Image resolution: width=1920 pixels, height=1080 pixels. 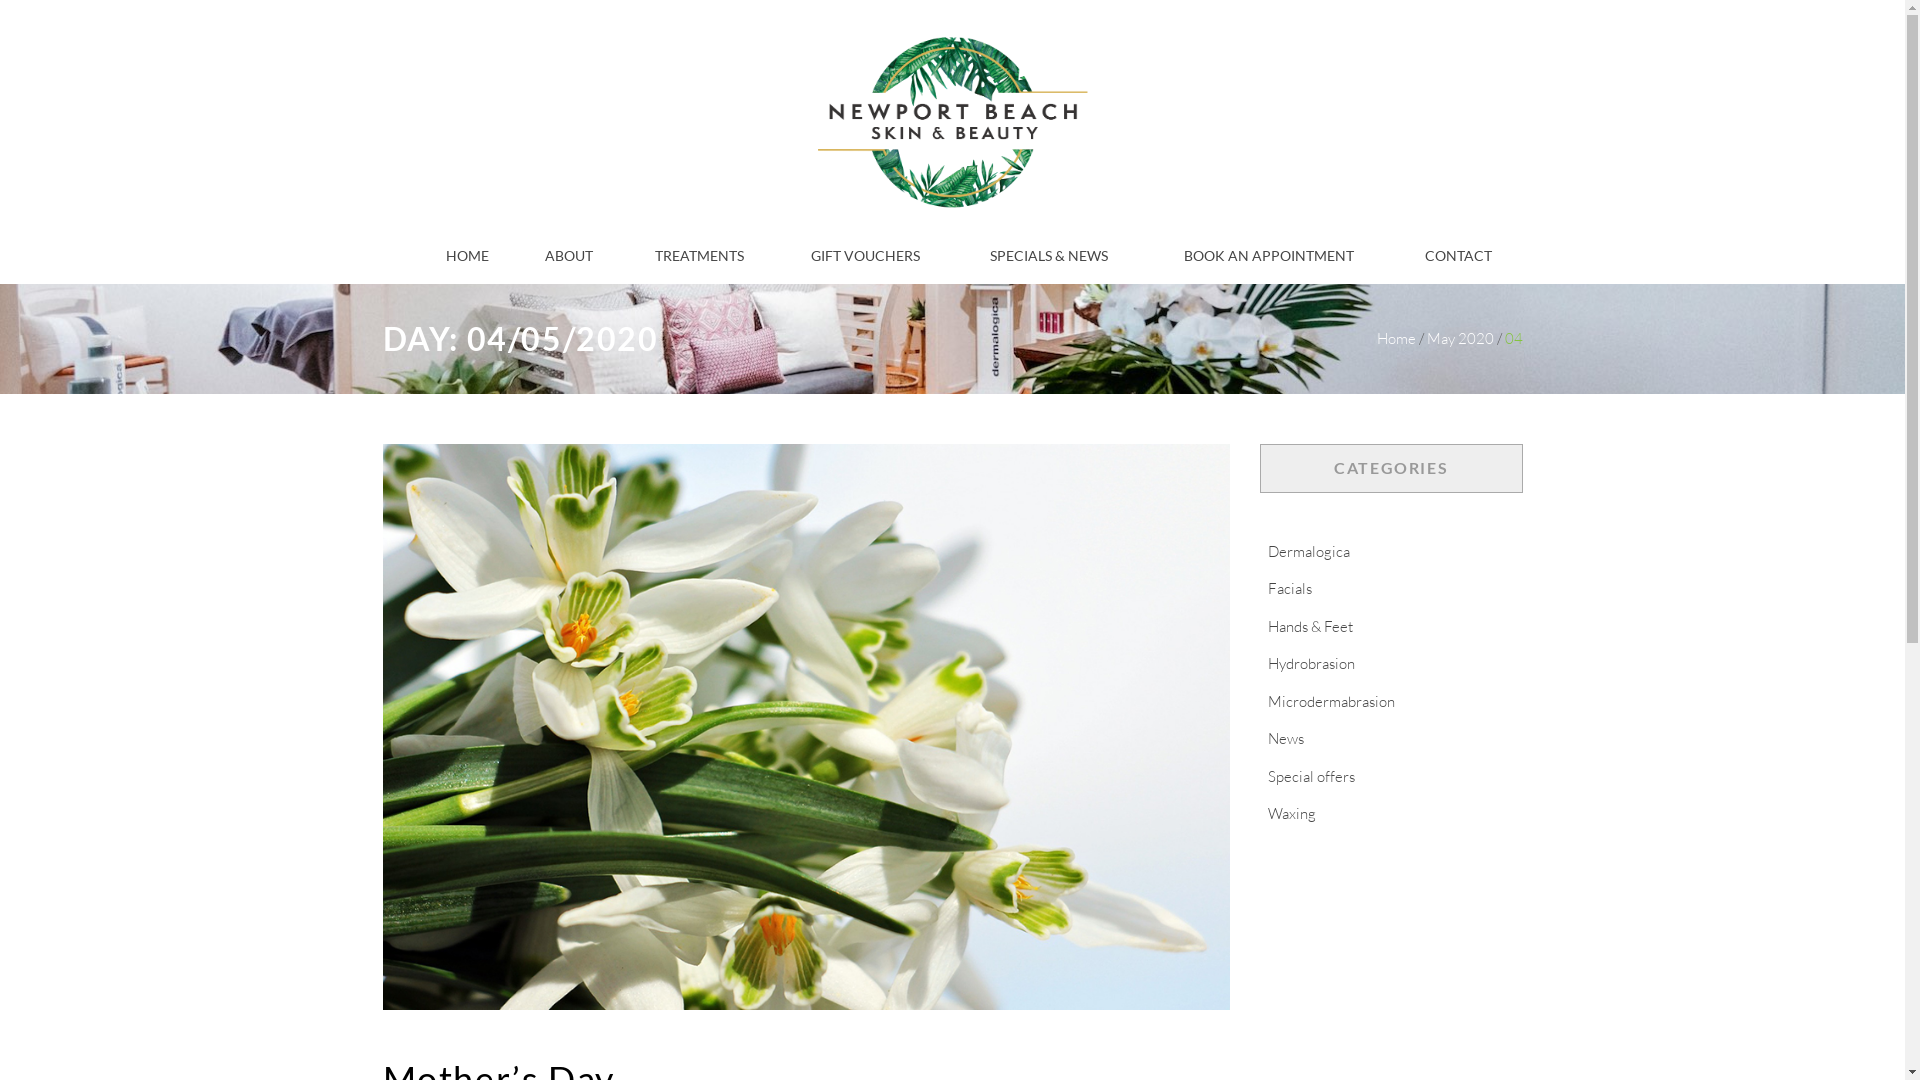 What do you see at coordinates (1290, 587) in the screenshot?
I see `'Facials'` at bounding box center [1290, 587].